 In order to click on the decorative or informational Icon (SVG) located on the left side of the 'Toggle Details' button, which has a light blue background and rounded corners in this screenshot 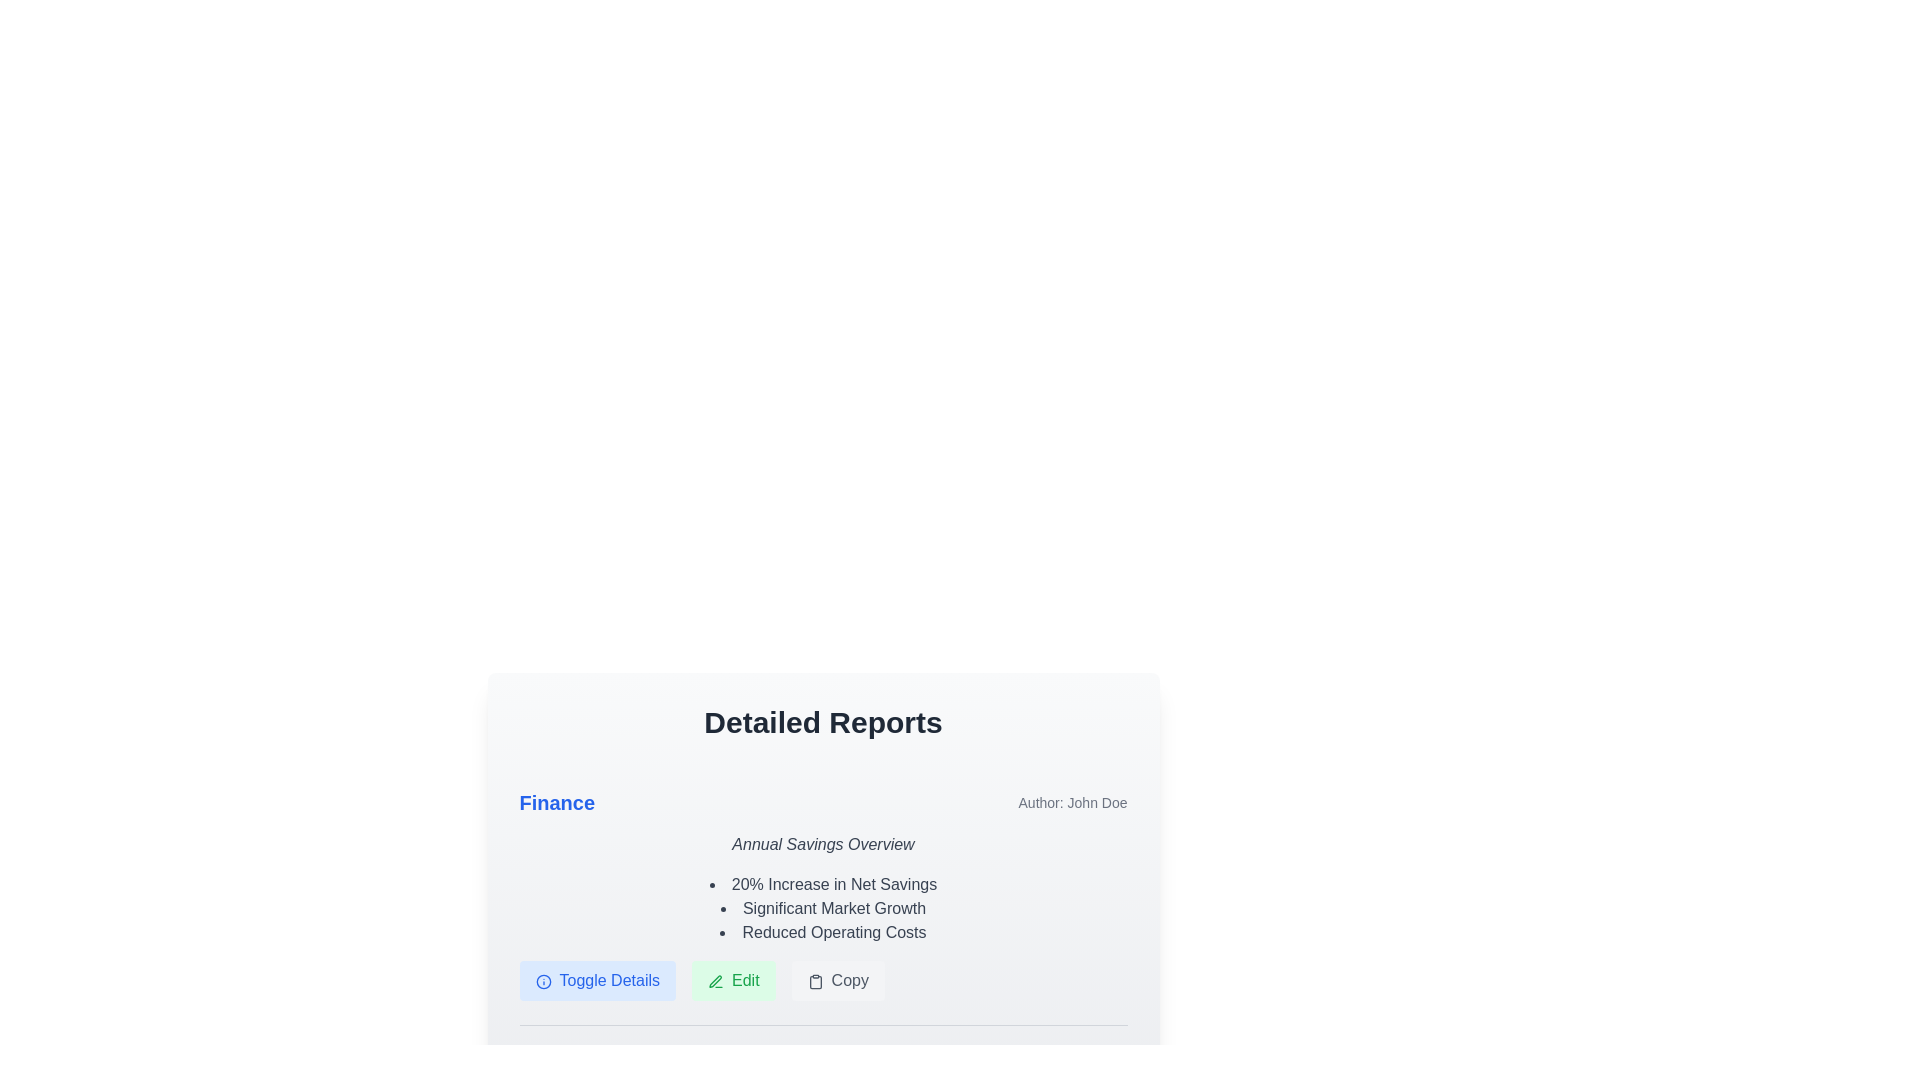, I will do `click(543, 980)`.